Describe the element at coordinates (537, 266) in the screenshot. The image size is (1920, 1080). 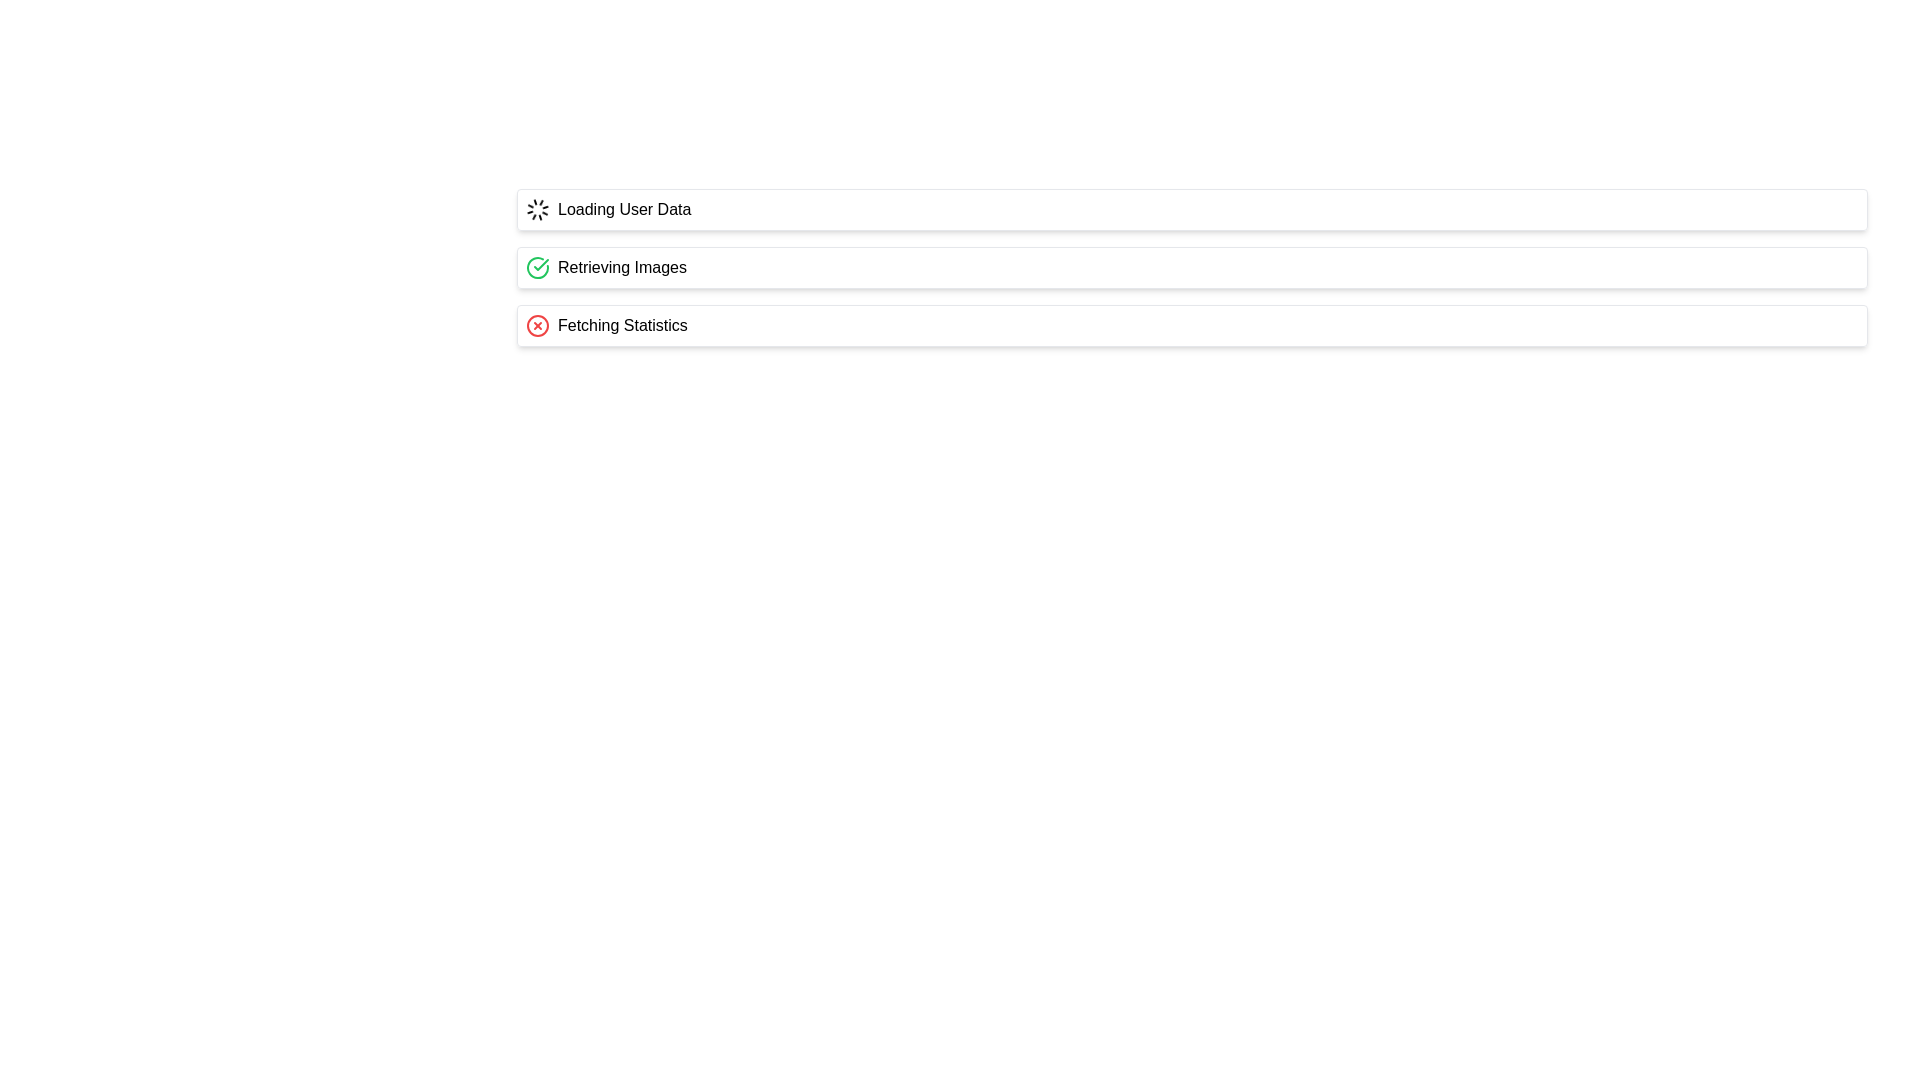
I see `the green checkmark icon inside the 'Retrieving Images' list item by moving the cursor to it` at that location.